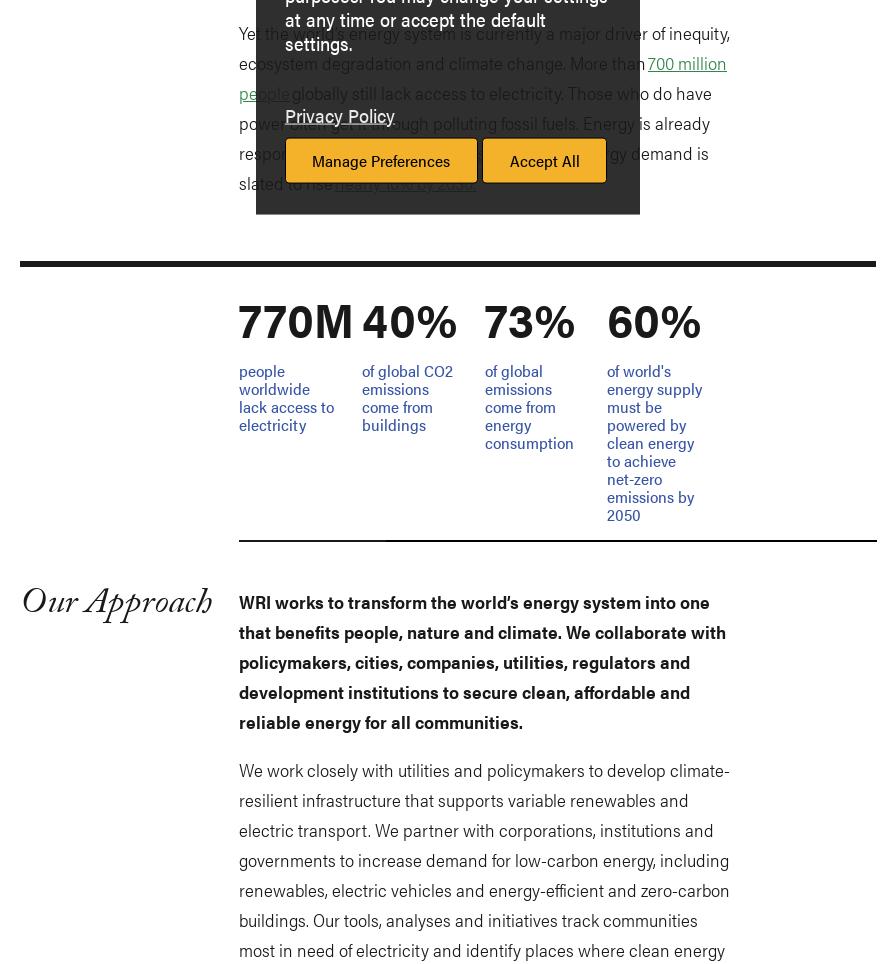 The height and width of the screenshot is (964, 896). I want to click on 'of global CO2 emissions come from buildings', so click(406, 397).